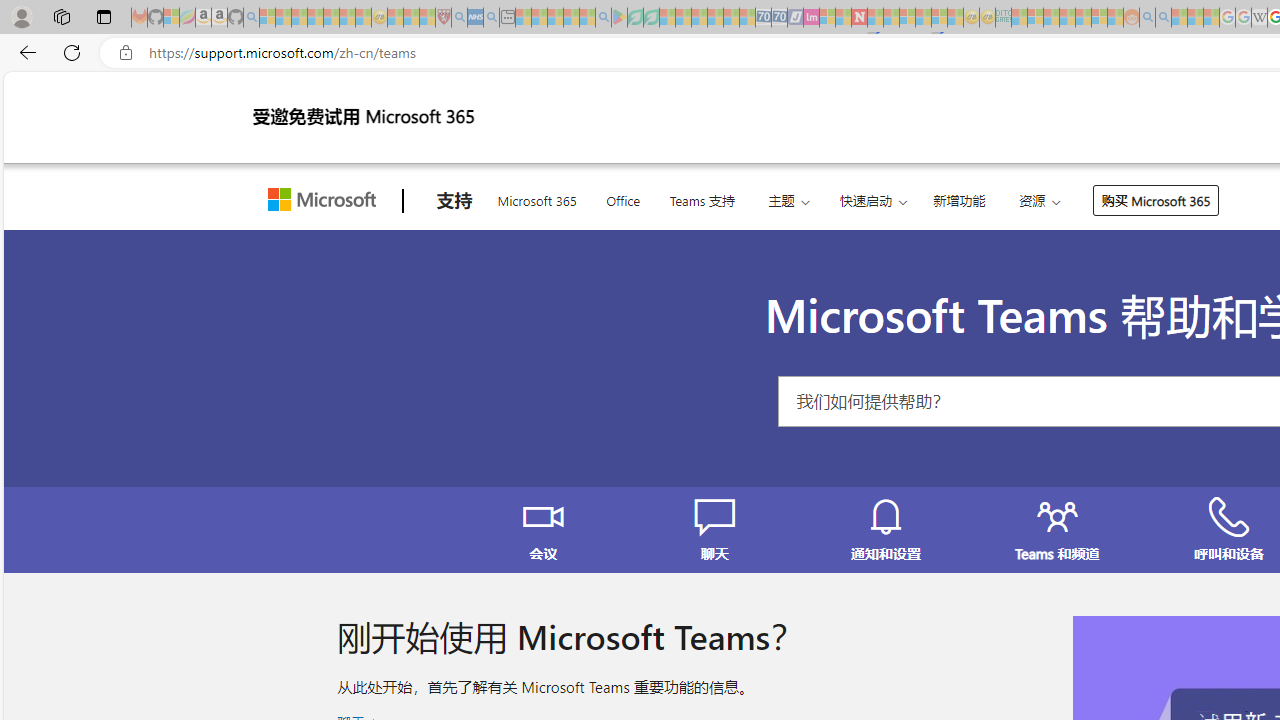 This screenshot has height=720, width=1280. Describe the element at coordinates (395, 17) in the screenshot. I see `'Recipes - MSN - Sleeping'` at that location.